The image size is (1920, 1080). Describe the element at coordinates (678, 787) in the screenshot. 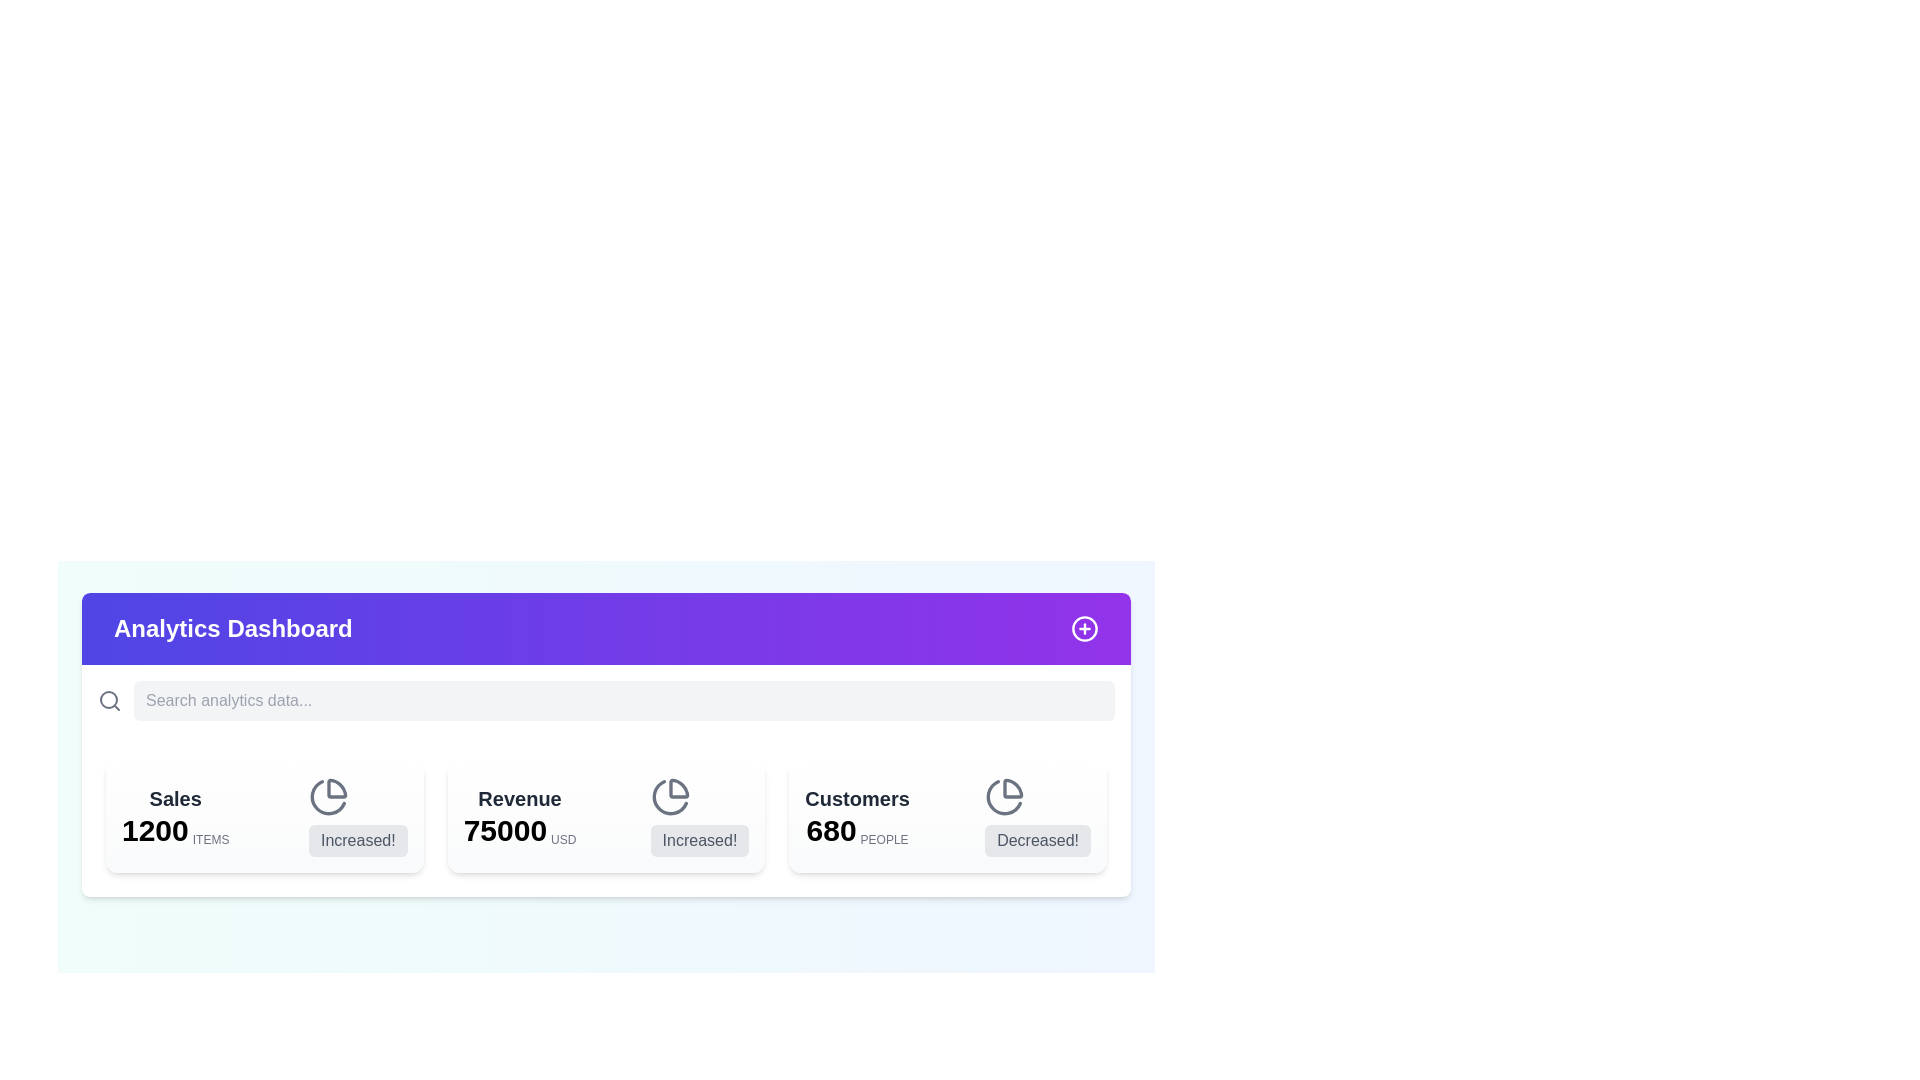

I see `the design of the pie chart segment icon located in the 'Customers' section on the dashboard, which represents a portion of the pie chart` at that location.